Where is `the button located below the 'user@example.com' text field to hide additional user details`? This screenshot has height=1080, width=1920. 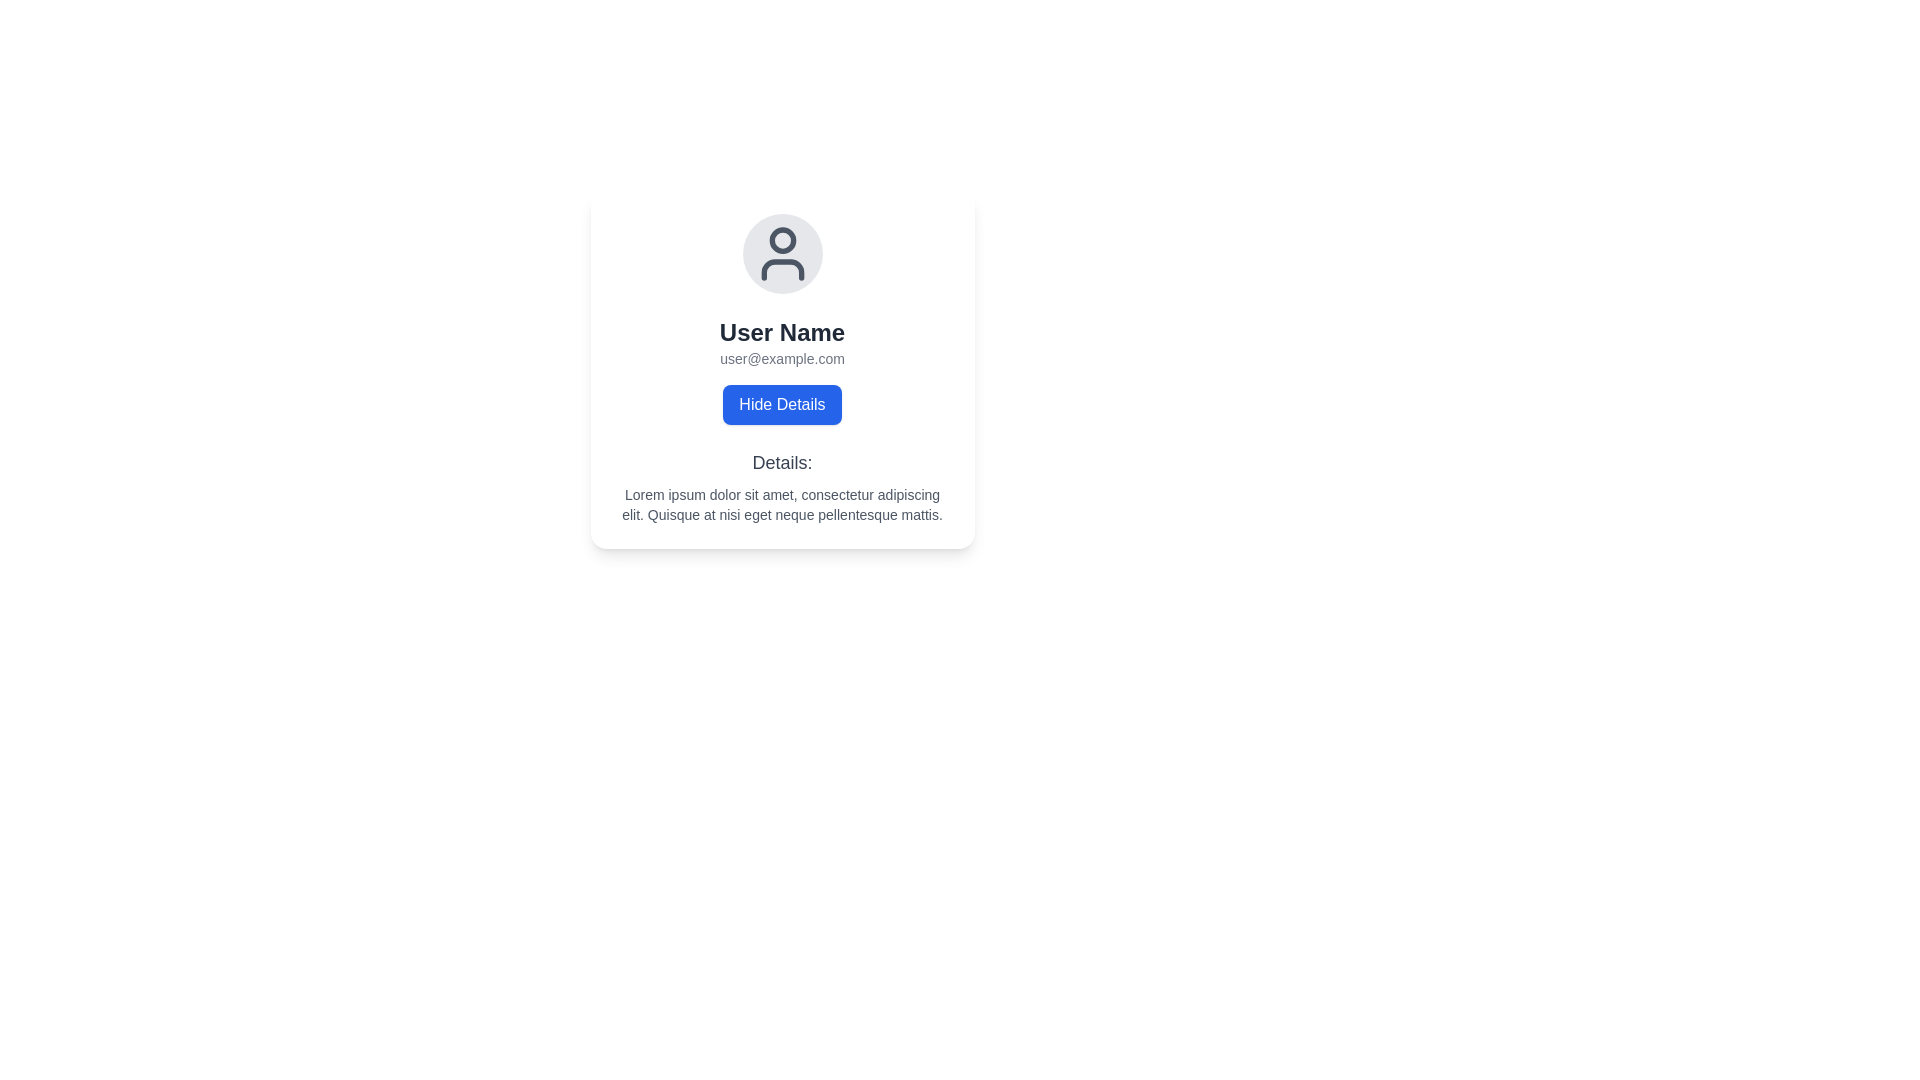 the button located below the 'user@example.com' text field to hide additional user details is located at coordinates (781, 405).